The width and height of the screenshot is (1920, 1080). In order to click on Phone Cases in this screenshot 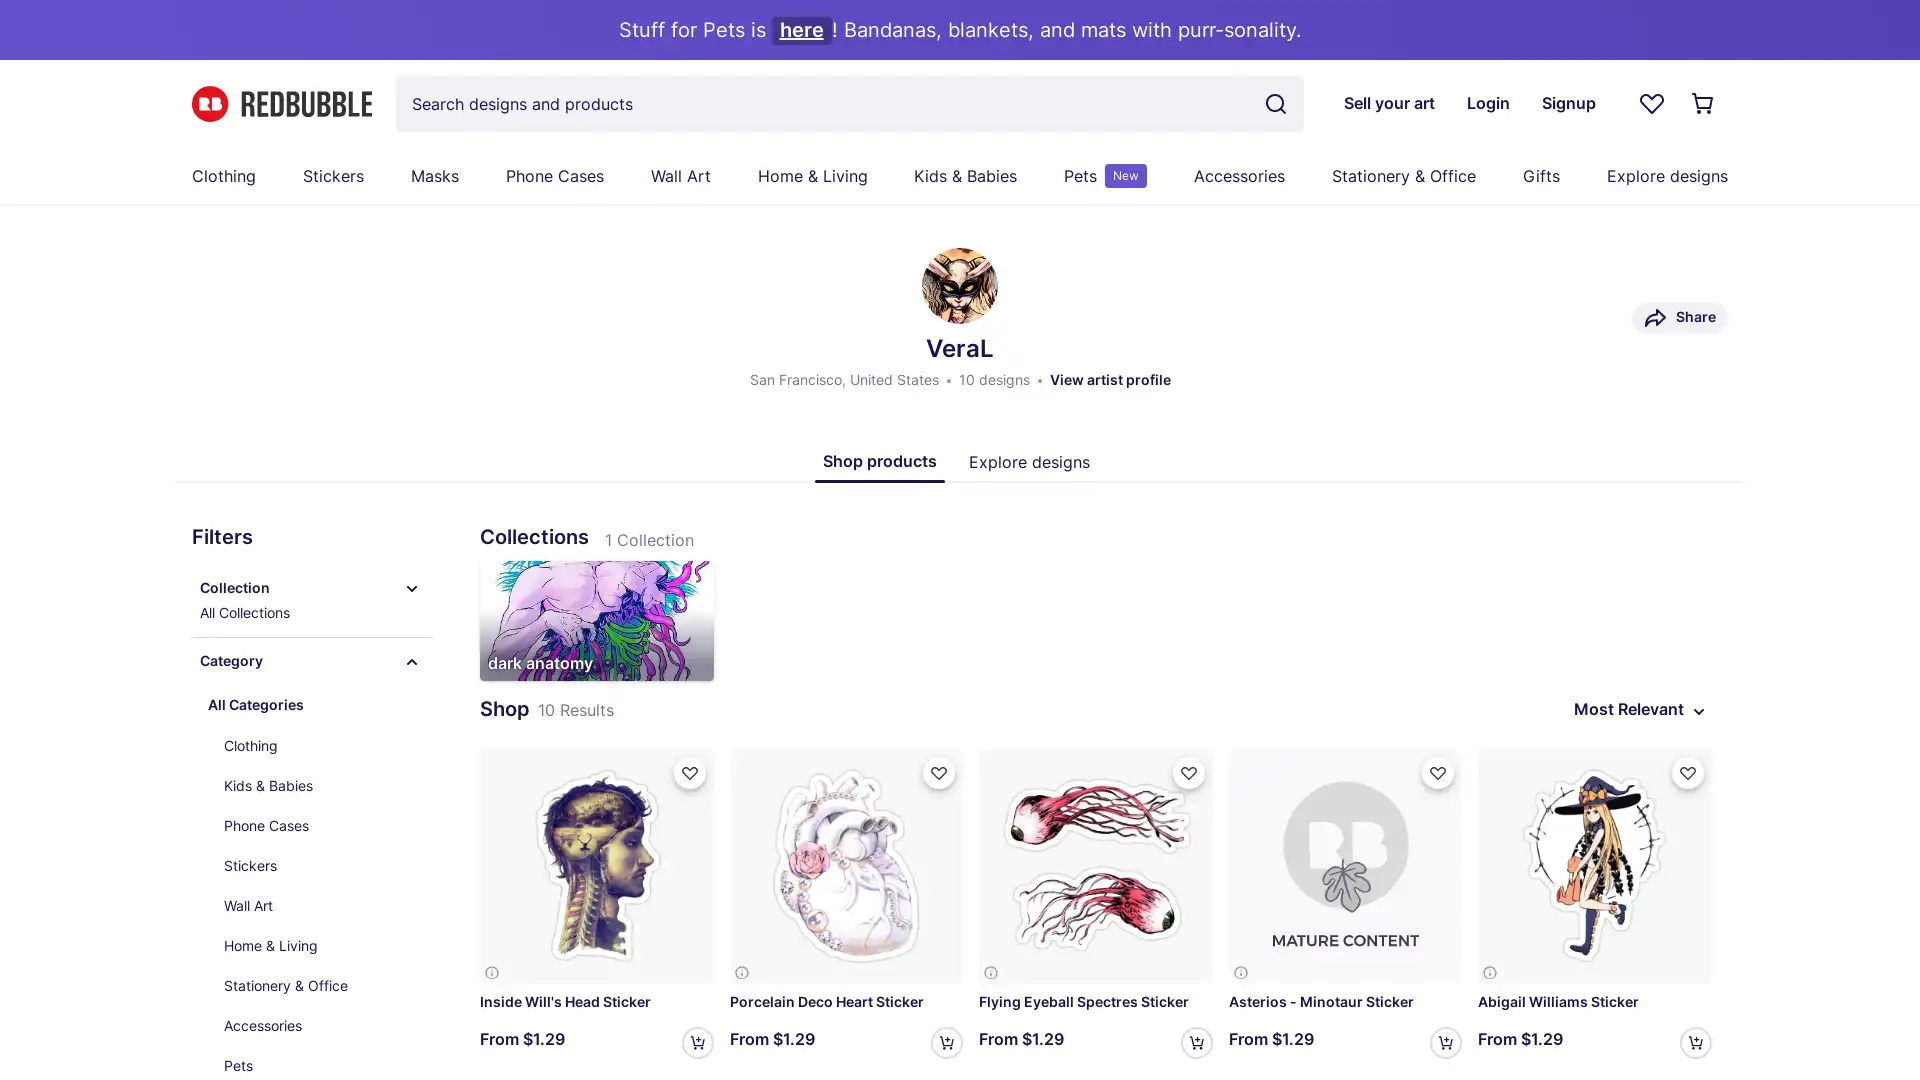, I will do `click(320, 825)`.